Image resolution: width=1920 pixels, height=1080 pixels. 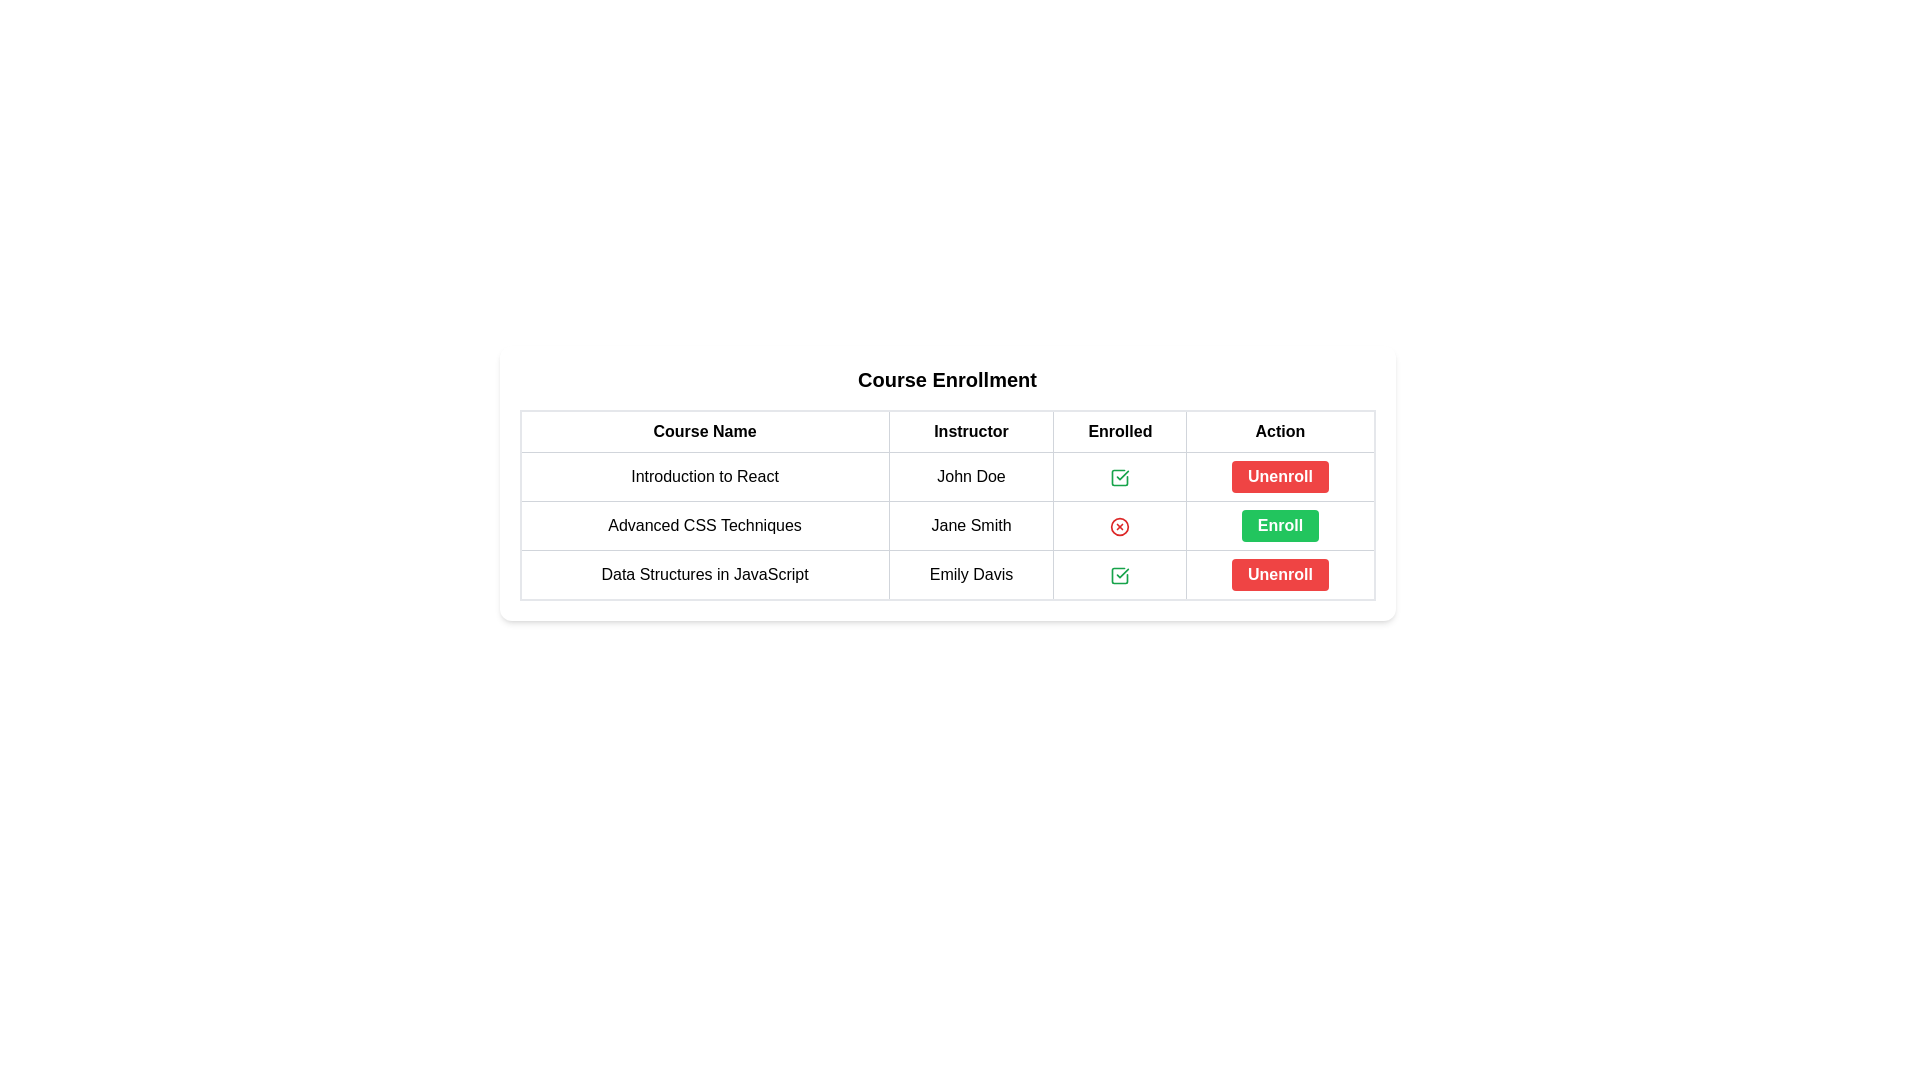 I want to click on the text label displaying 'Introduction, so click(x=704, y=477).